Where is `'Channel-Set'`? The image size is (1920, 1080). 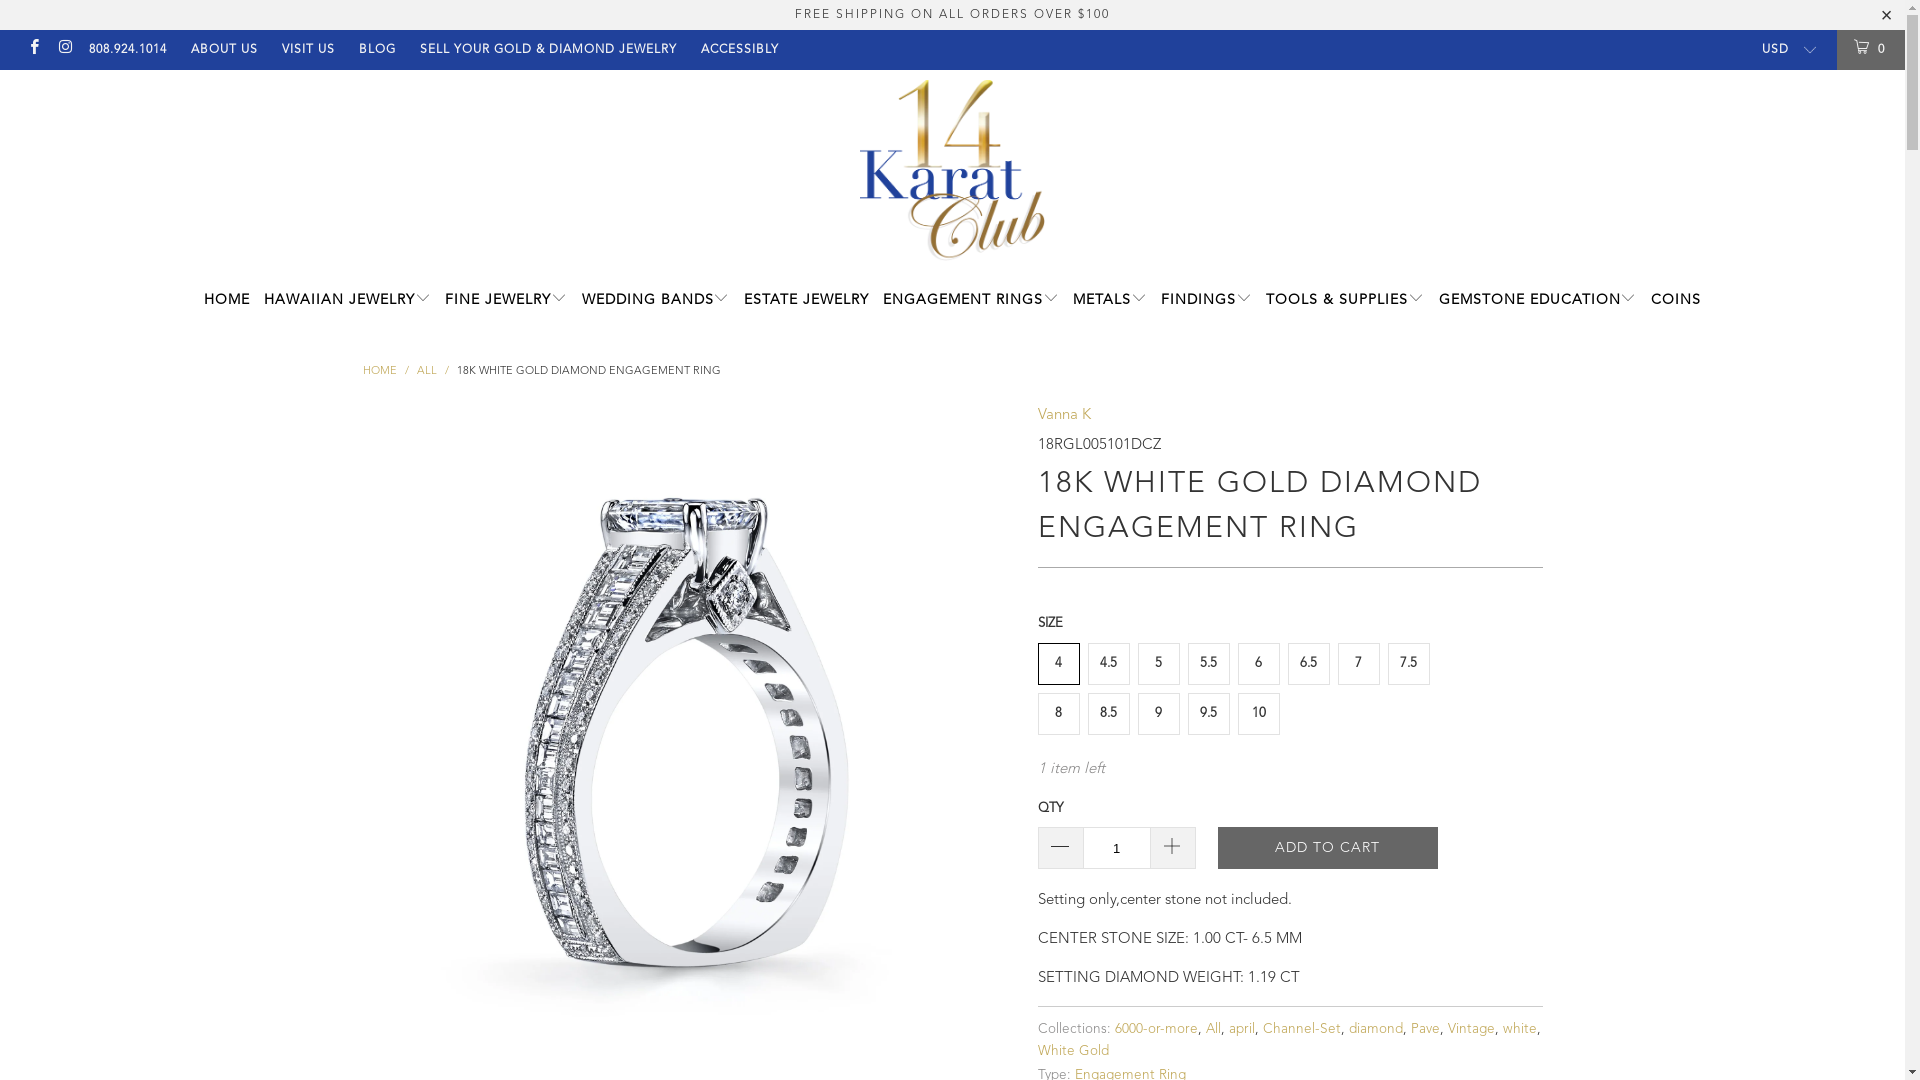 'Channel-Set' is located at coordinates (1300, 1029).